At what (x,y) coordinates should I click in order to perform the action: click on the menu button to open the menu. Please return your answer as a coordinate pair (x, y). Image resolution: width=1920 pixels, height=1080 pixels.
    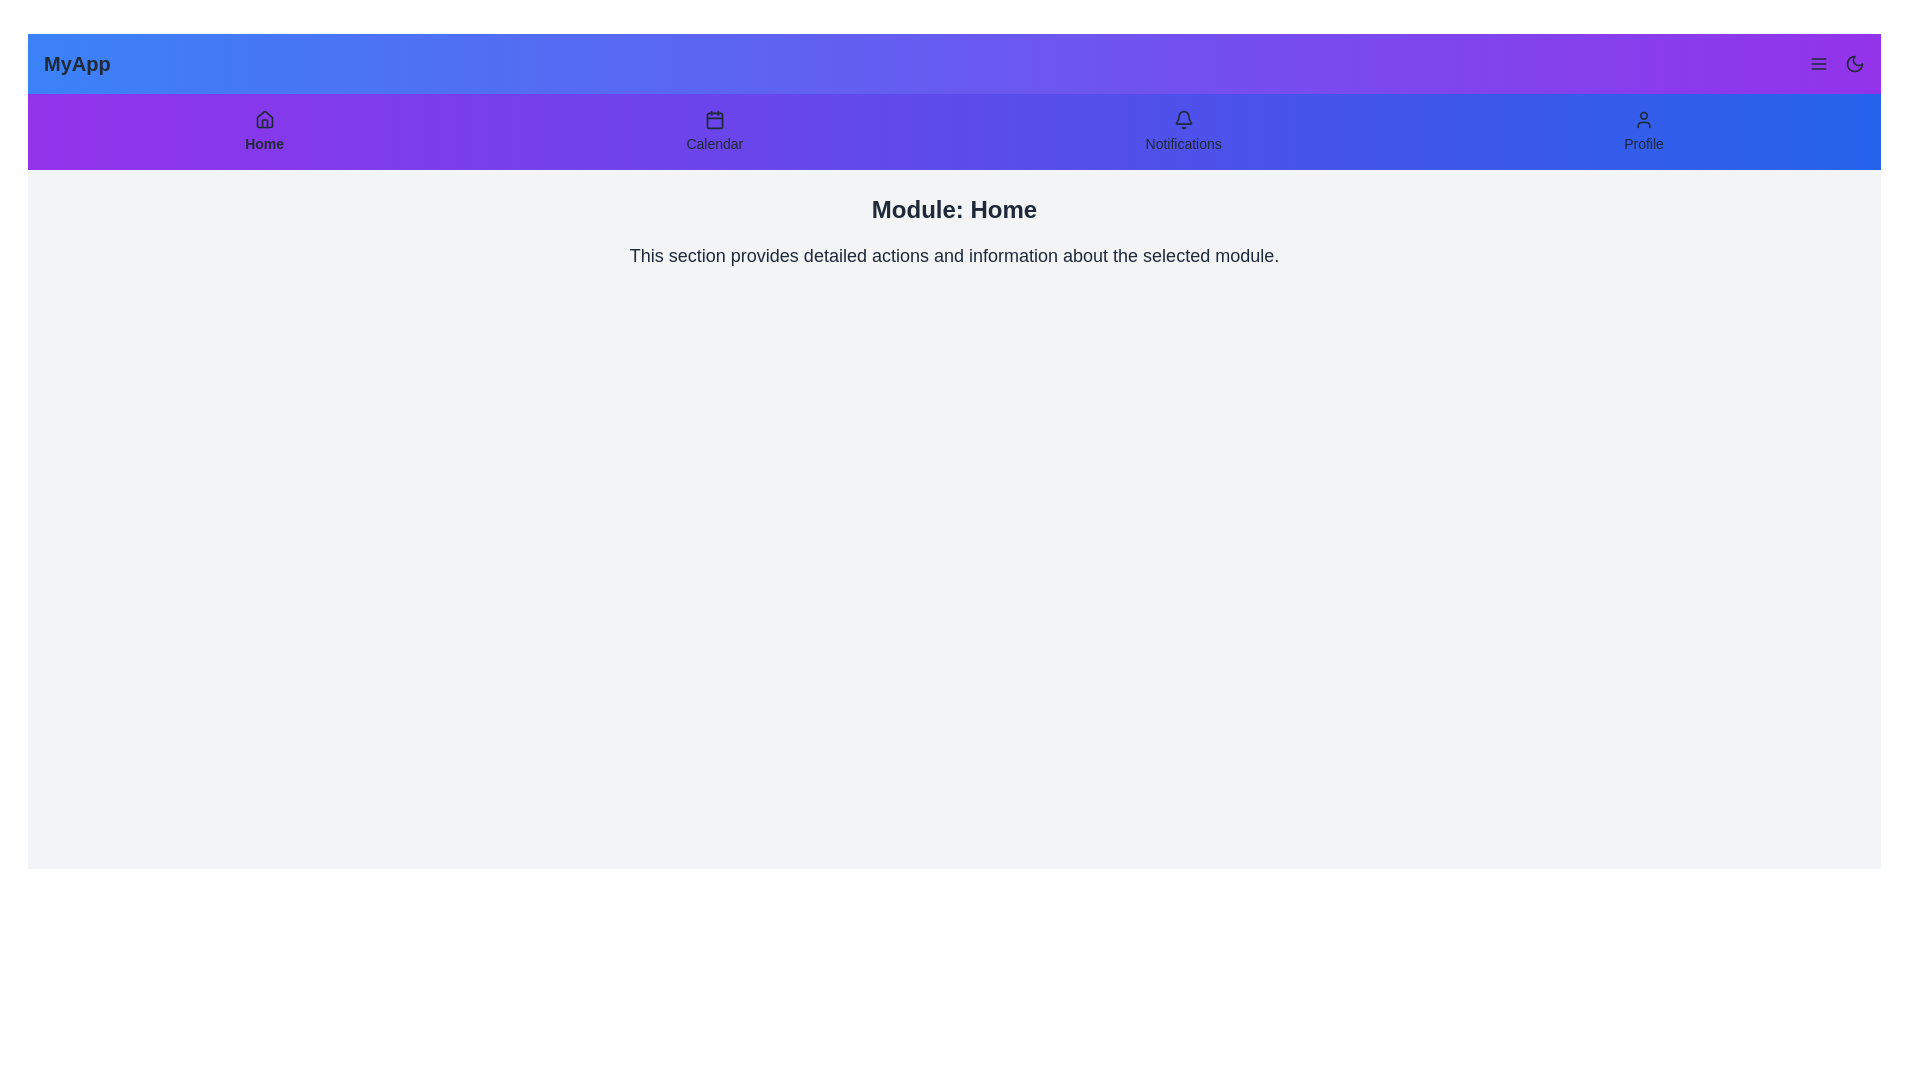
    Looking at the image, I should click on (1819, 63).